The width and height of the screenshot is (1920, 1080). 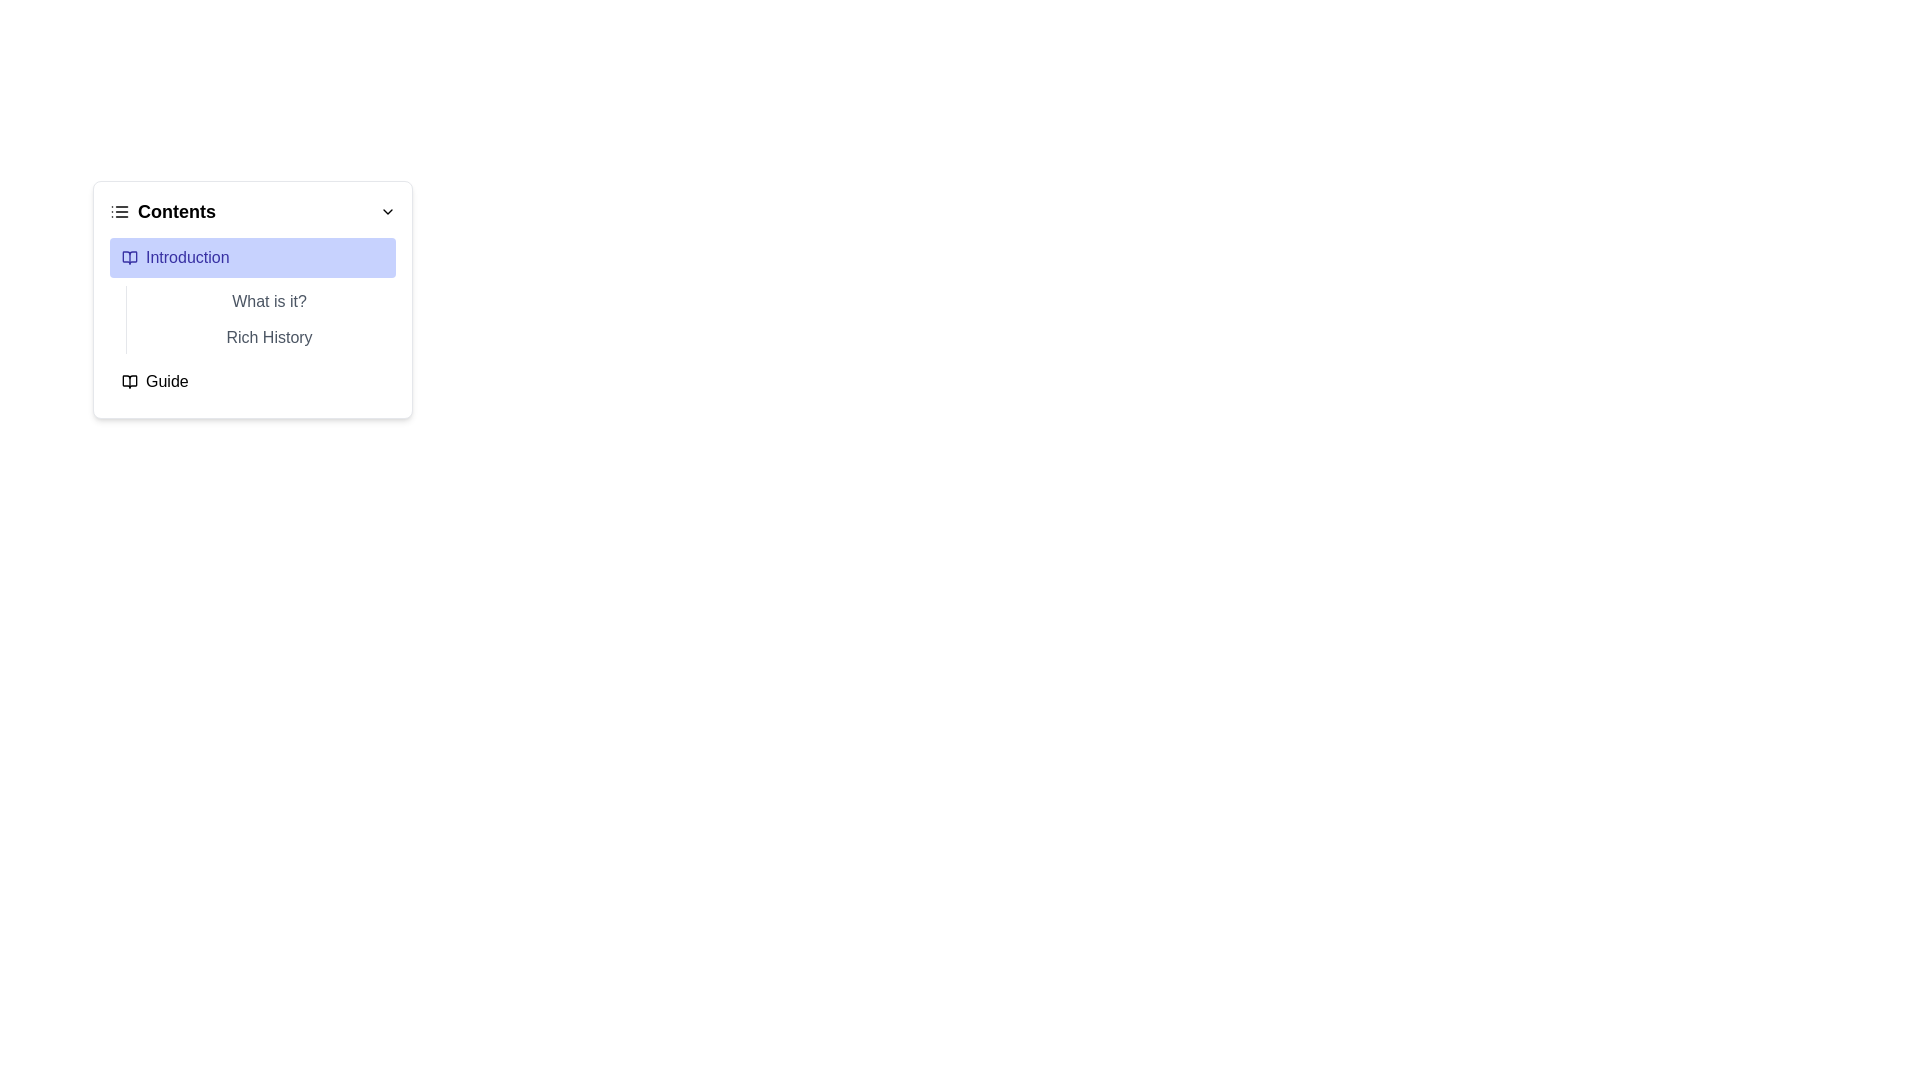 What do you see at coordinates (252, 319) in the screenshot?
I see `the interactive text element containing 'What is it?' and 'Rich History?' located under the 'Introduction' heading in the 'Contents' section` at bounding box center [252, 319].